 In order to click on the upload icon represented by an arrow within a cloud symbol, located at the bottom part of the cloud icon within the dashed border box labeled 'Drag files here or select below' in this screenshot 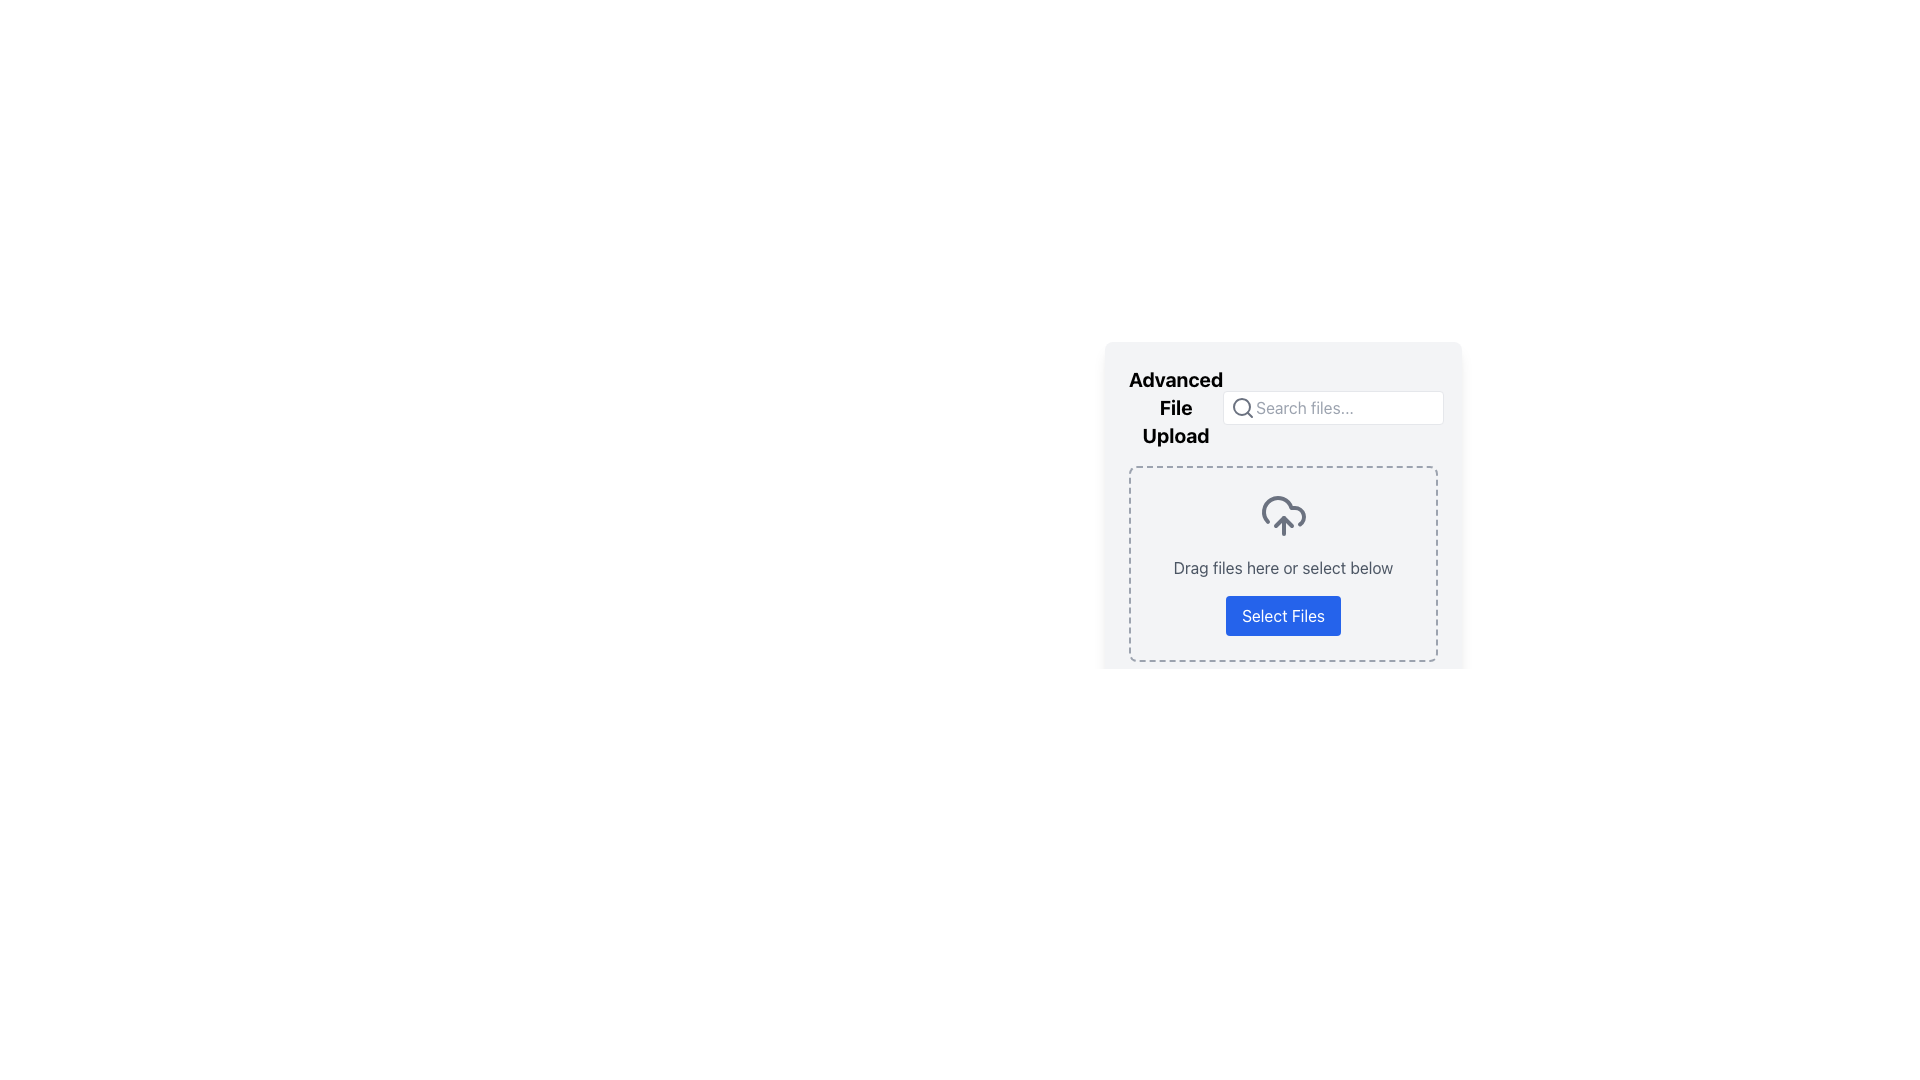, I will do `click(1283, 520)`.